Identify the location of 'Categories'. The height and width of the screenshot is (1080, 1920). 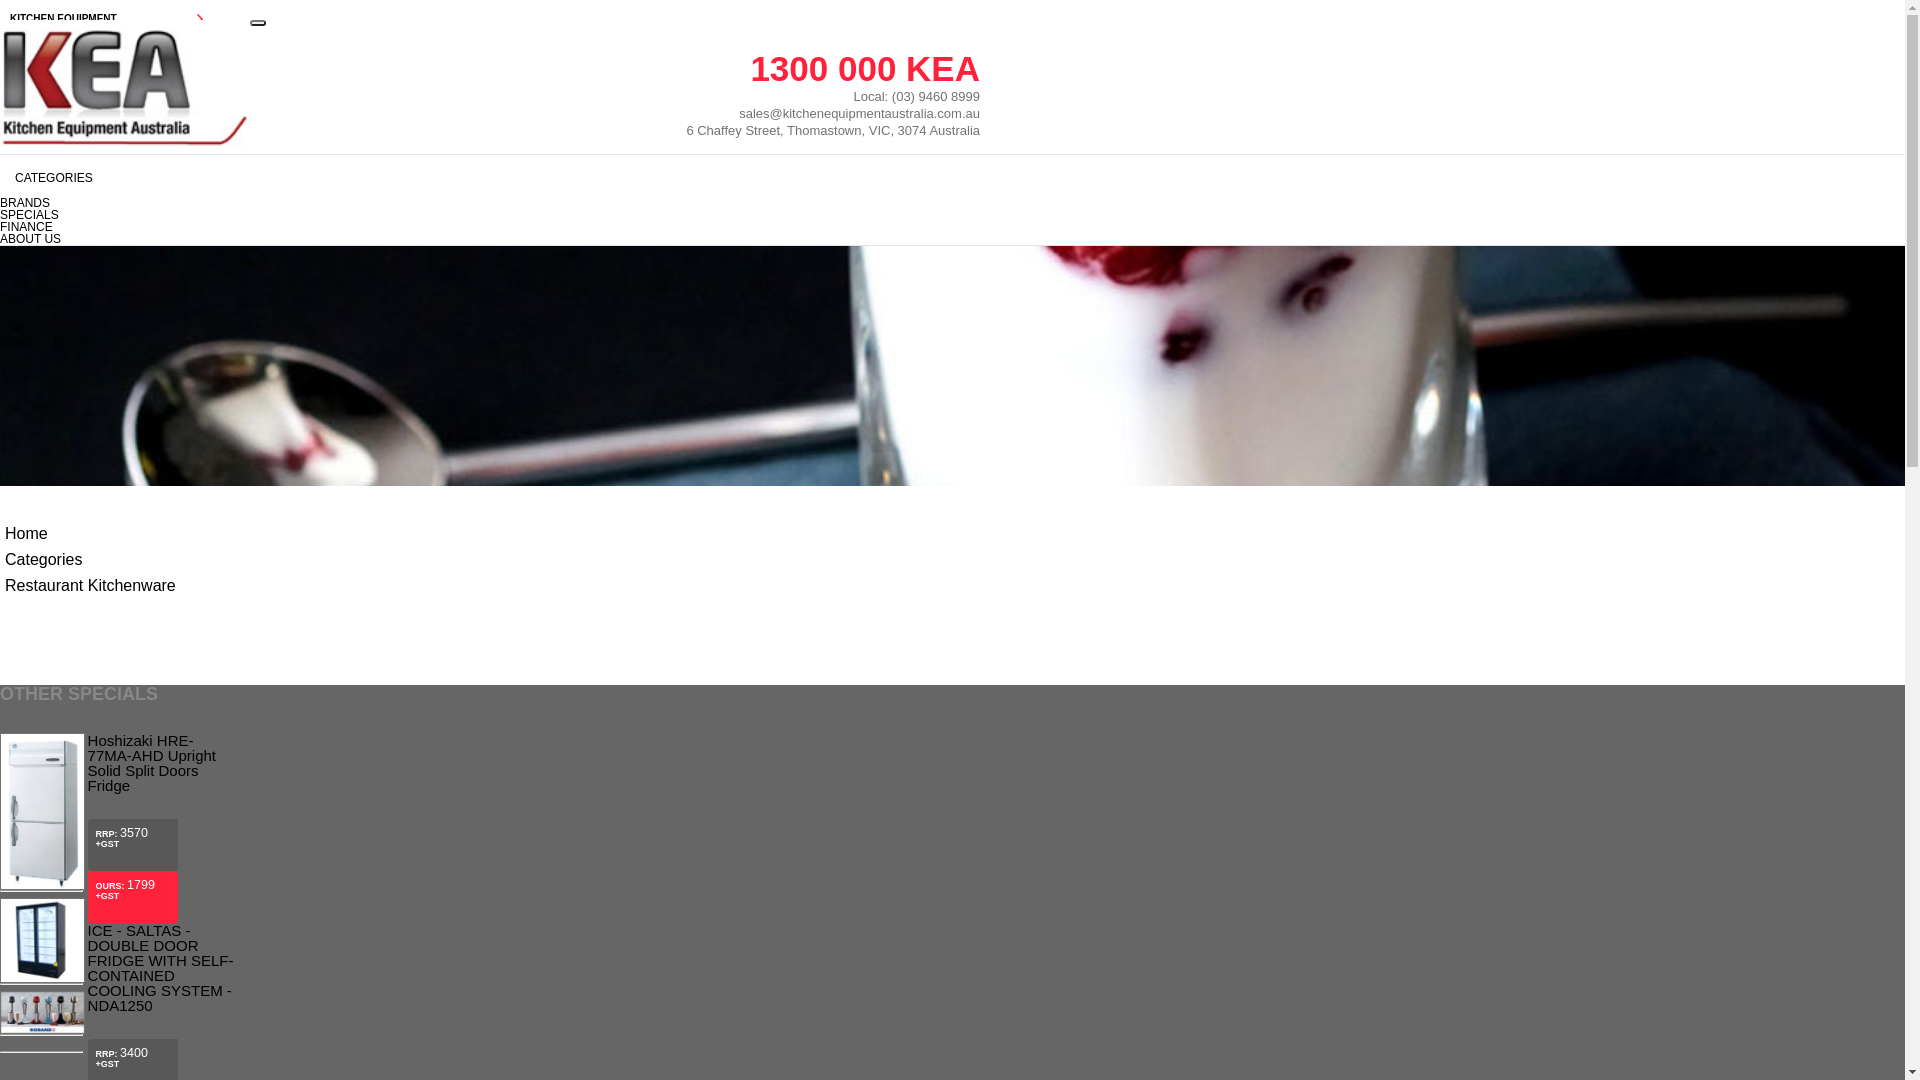
(43, 559).